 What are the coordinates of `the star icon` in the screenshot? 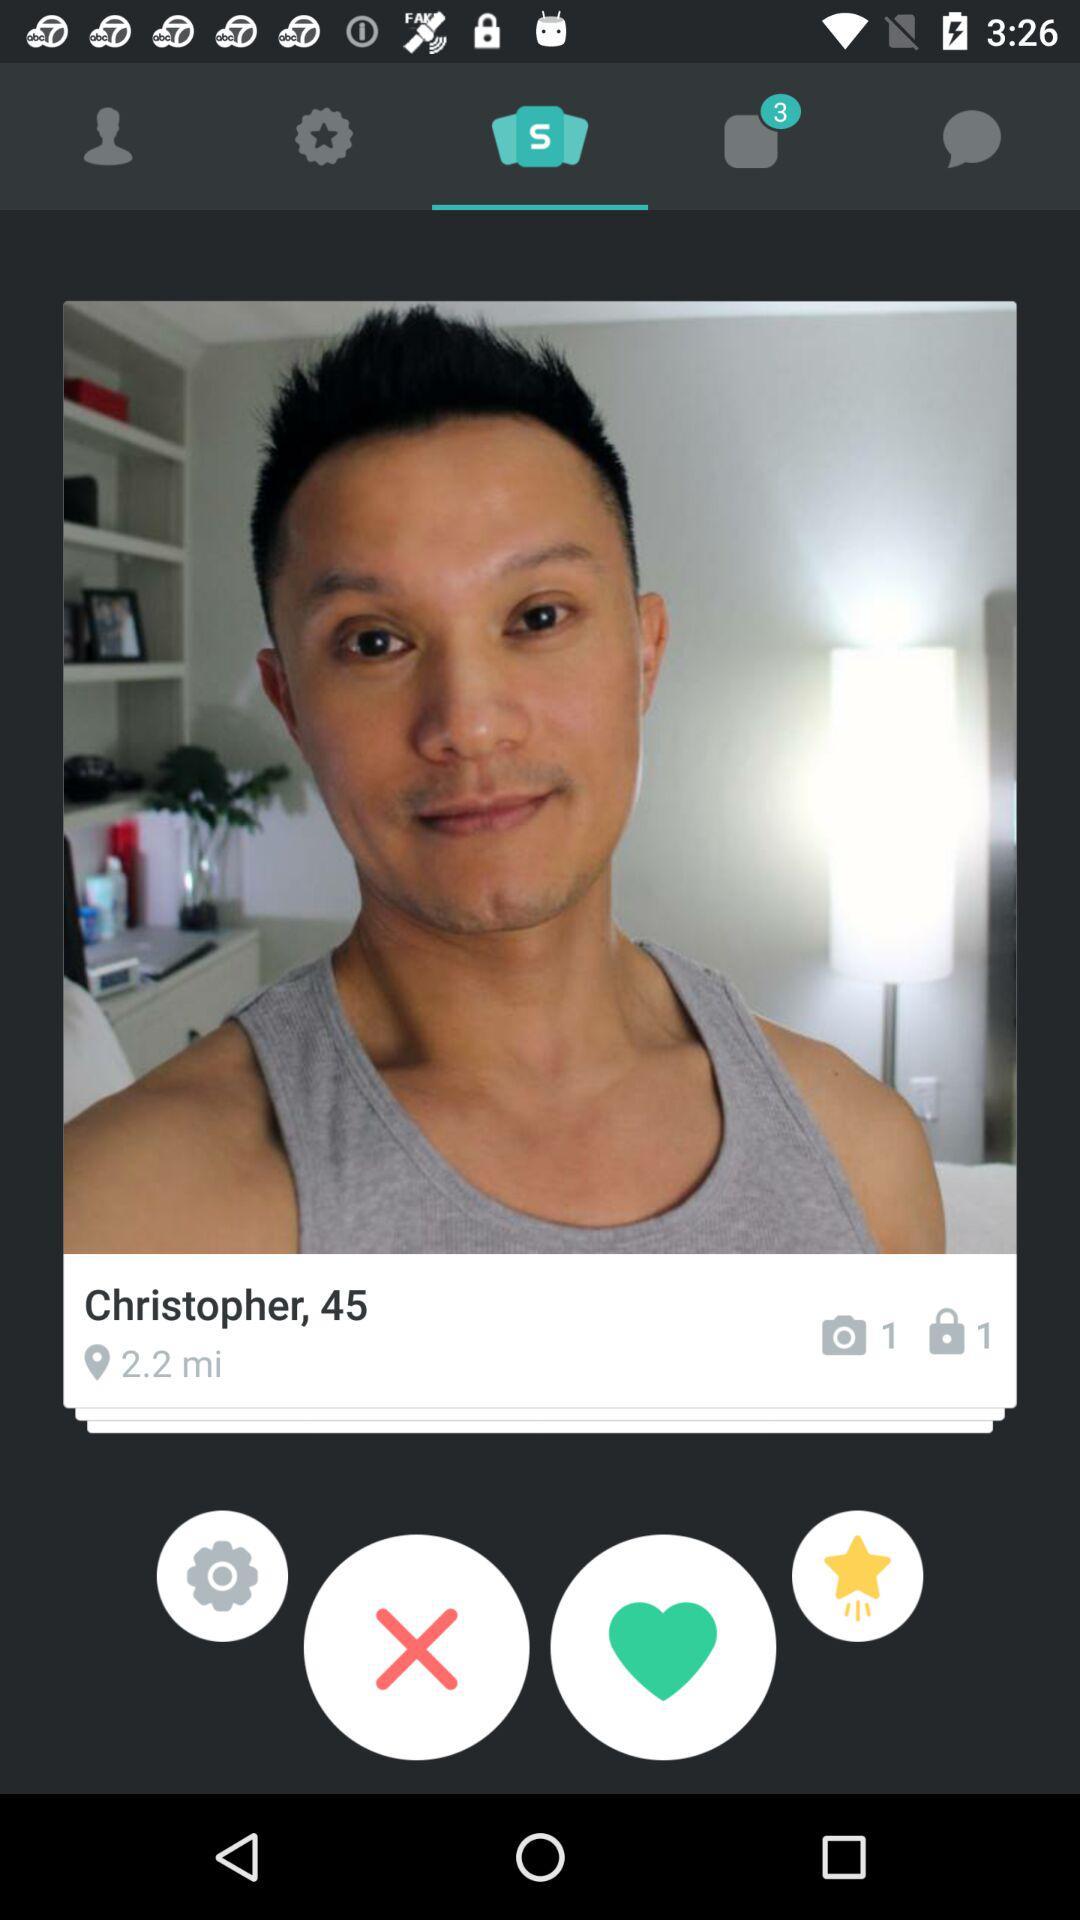 It's located at (856, 1575).